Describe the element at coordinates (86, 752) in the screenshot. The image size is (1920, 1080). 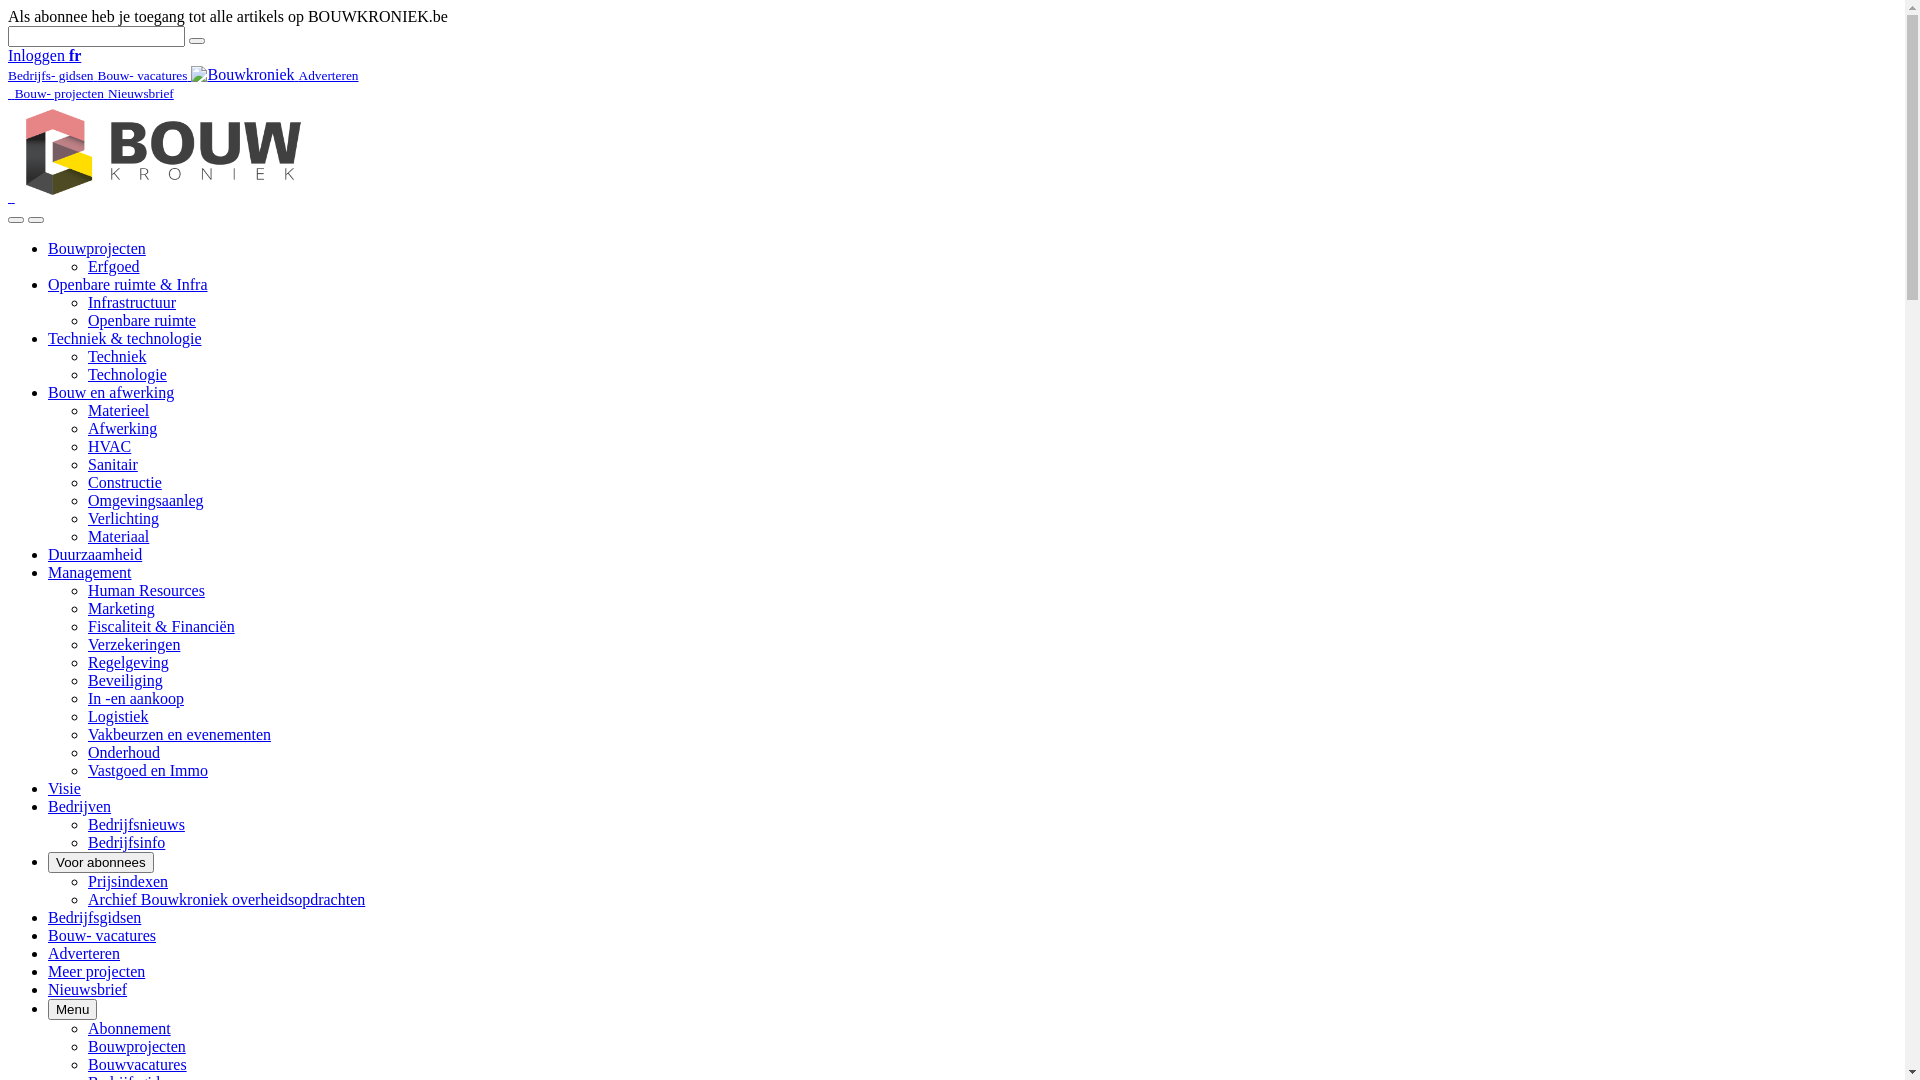
I see `'Onderhoud'` at that location.